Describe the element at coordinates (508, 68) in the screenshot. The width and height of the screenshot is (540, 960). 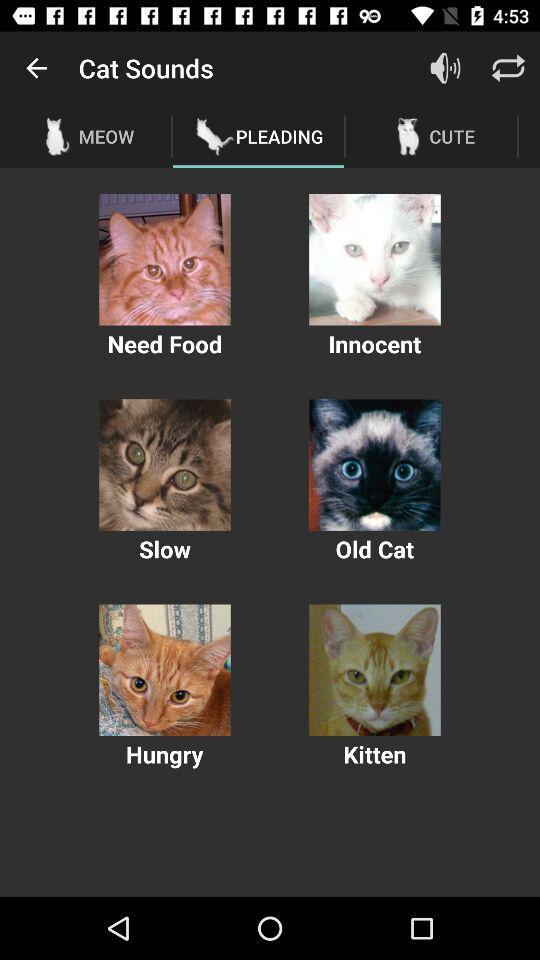
I see `the item above cute icon` at that location.